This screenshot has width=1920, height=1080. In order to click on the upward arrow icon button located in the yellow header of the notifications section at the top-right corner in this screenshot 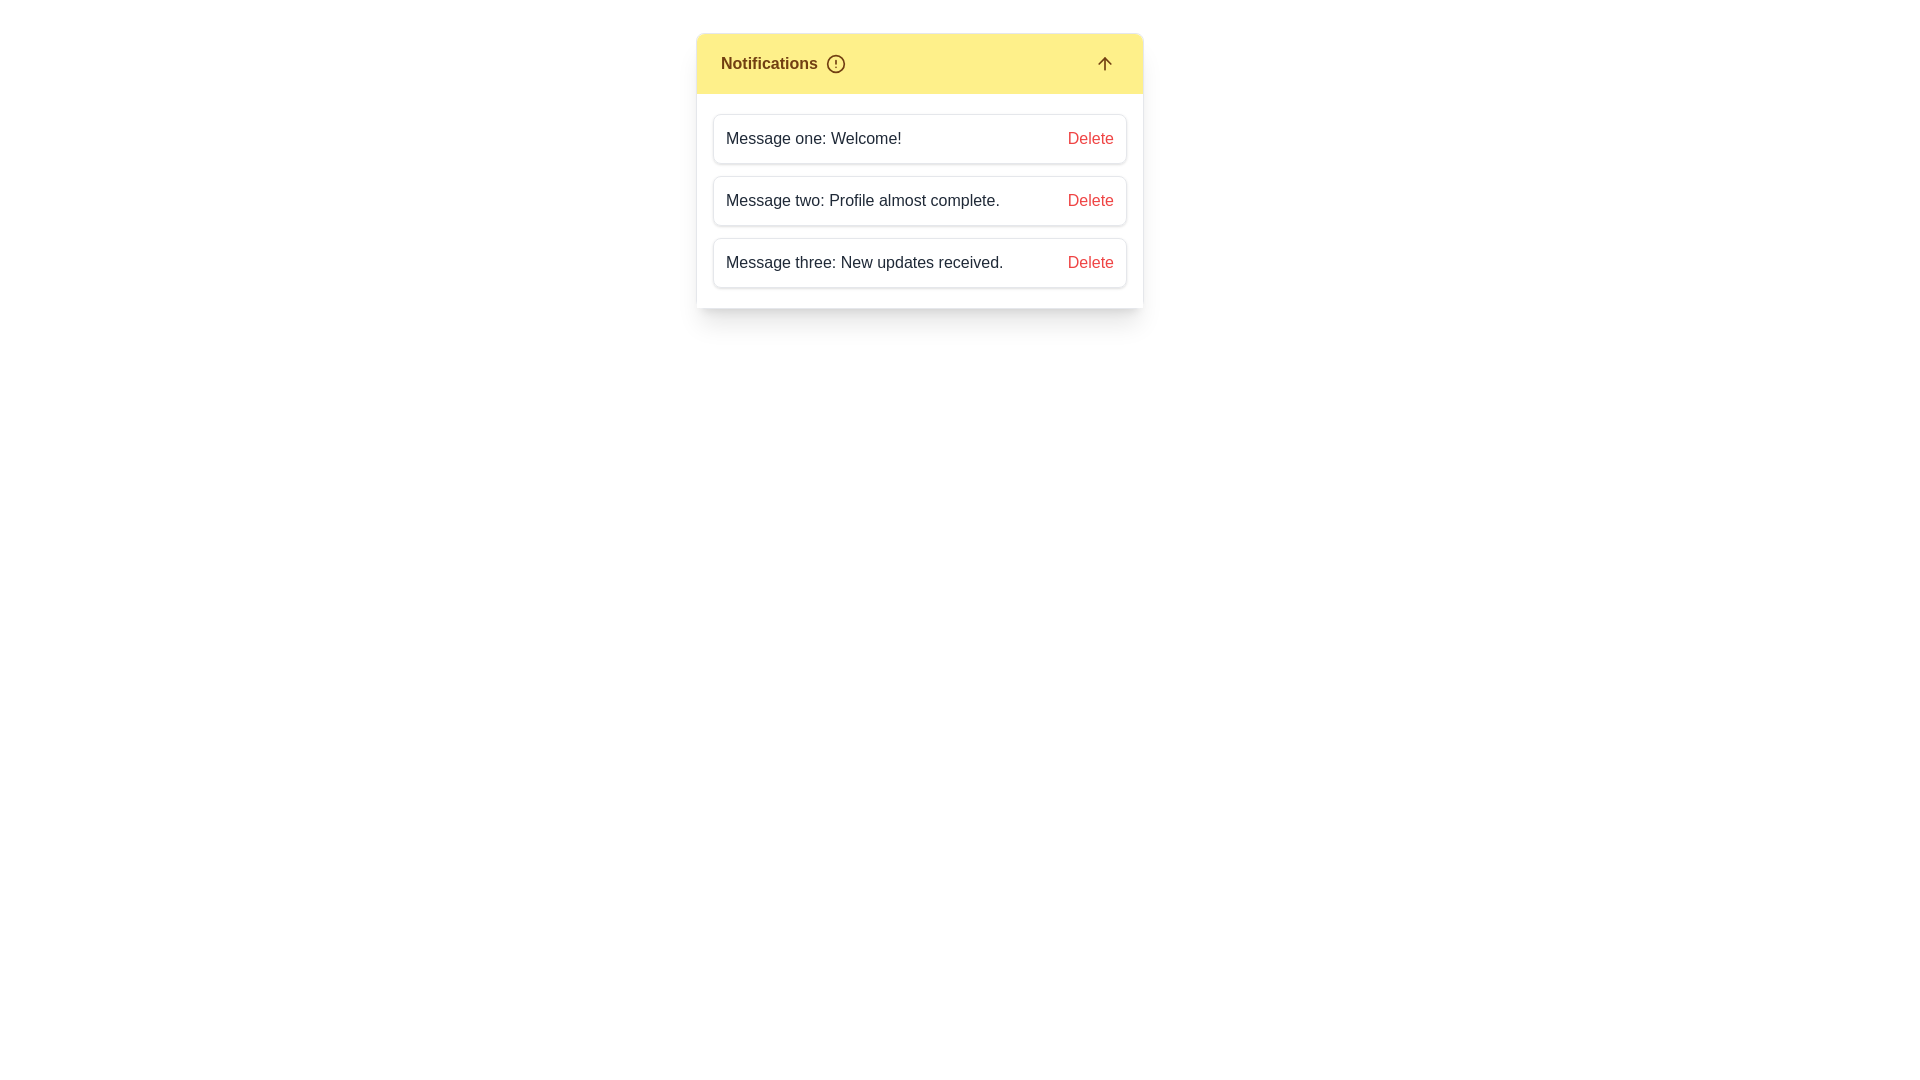, I will do `click(1103, 63)`.